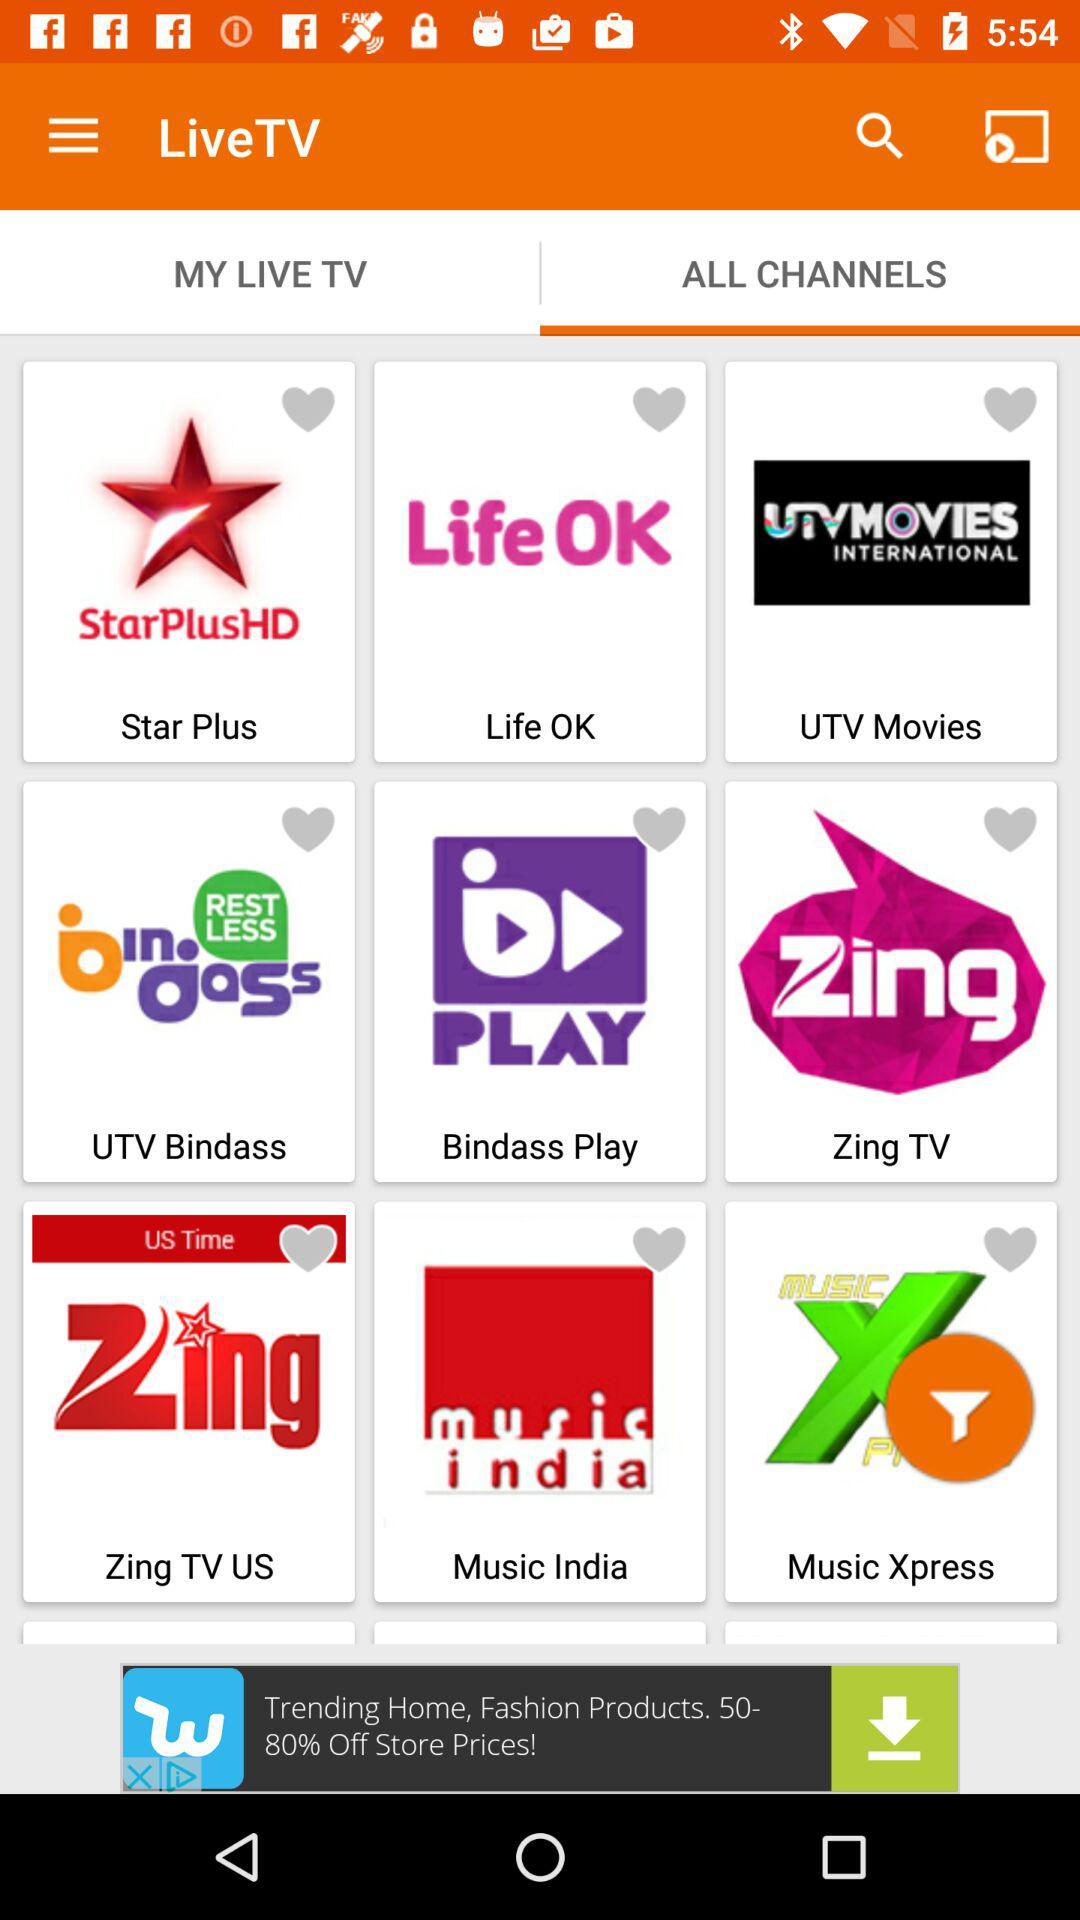 The image size is (1080, 1920). Describe the element at coordinates (308, 407) in the screenshot. I see `bookmark button` at that location.